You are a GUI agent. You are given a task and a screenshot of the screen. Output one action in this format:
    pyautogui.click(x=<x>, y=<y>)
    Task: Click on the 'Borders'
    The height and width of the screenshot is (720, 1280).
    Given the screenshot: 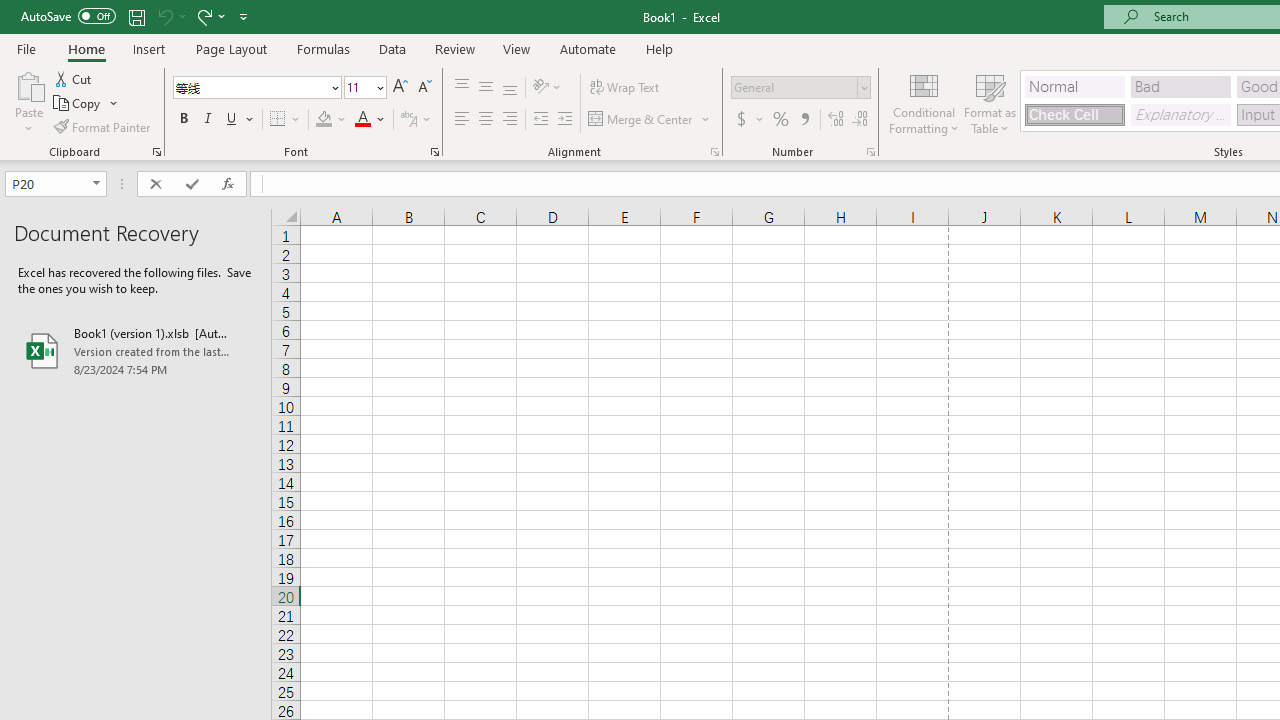 What is the action you would take?
    pyautogui.click(x=285, y=119)
    